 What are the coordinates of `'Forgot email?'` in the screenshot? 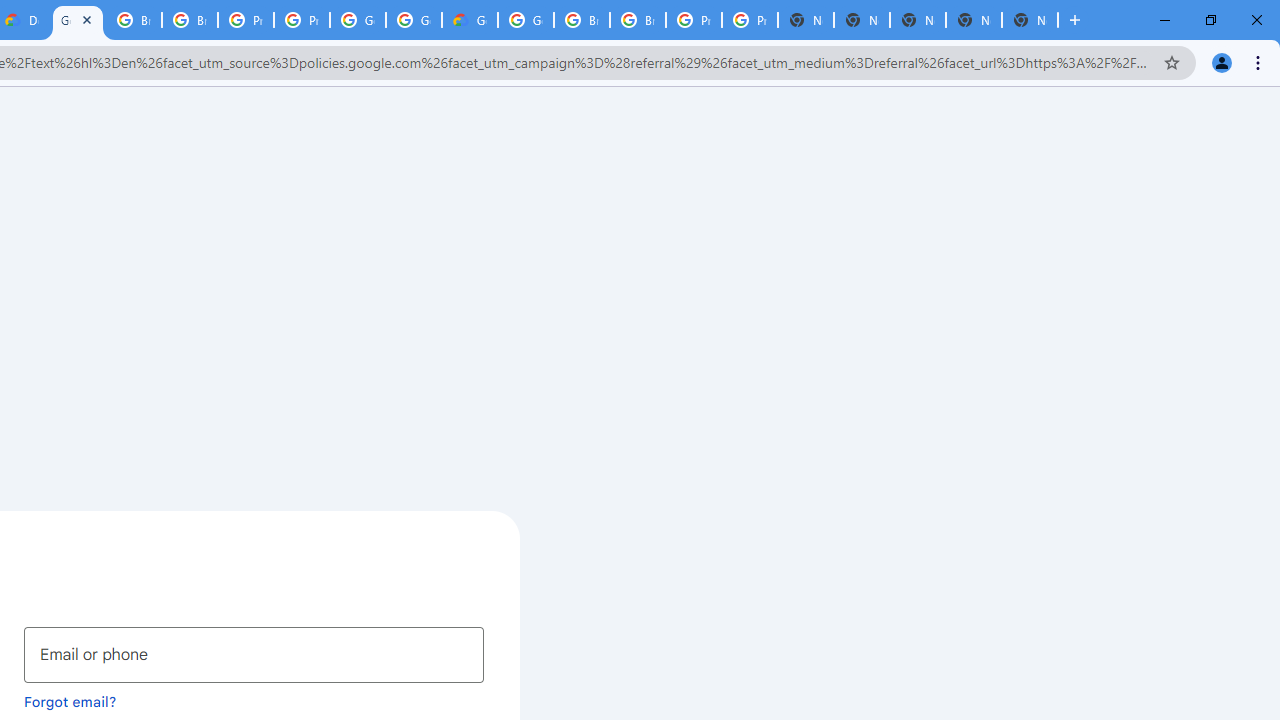 It's located at (70, 700).